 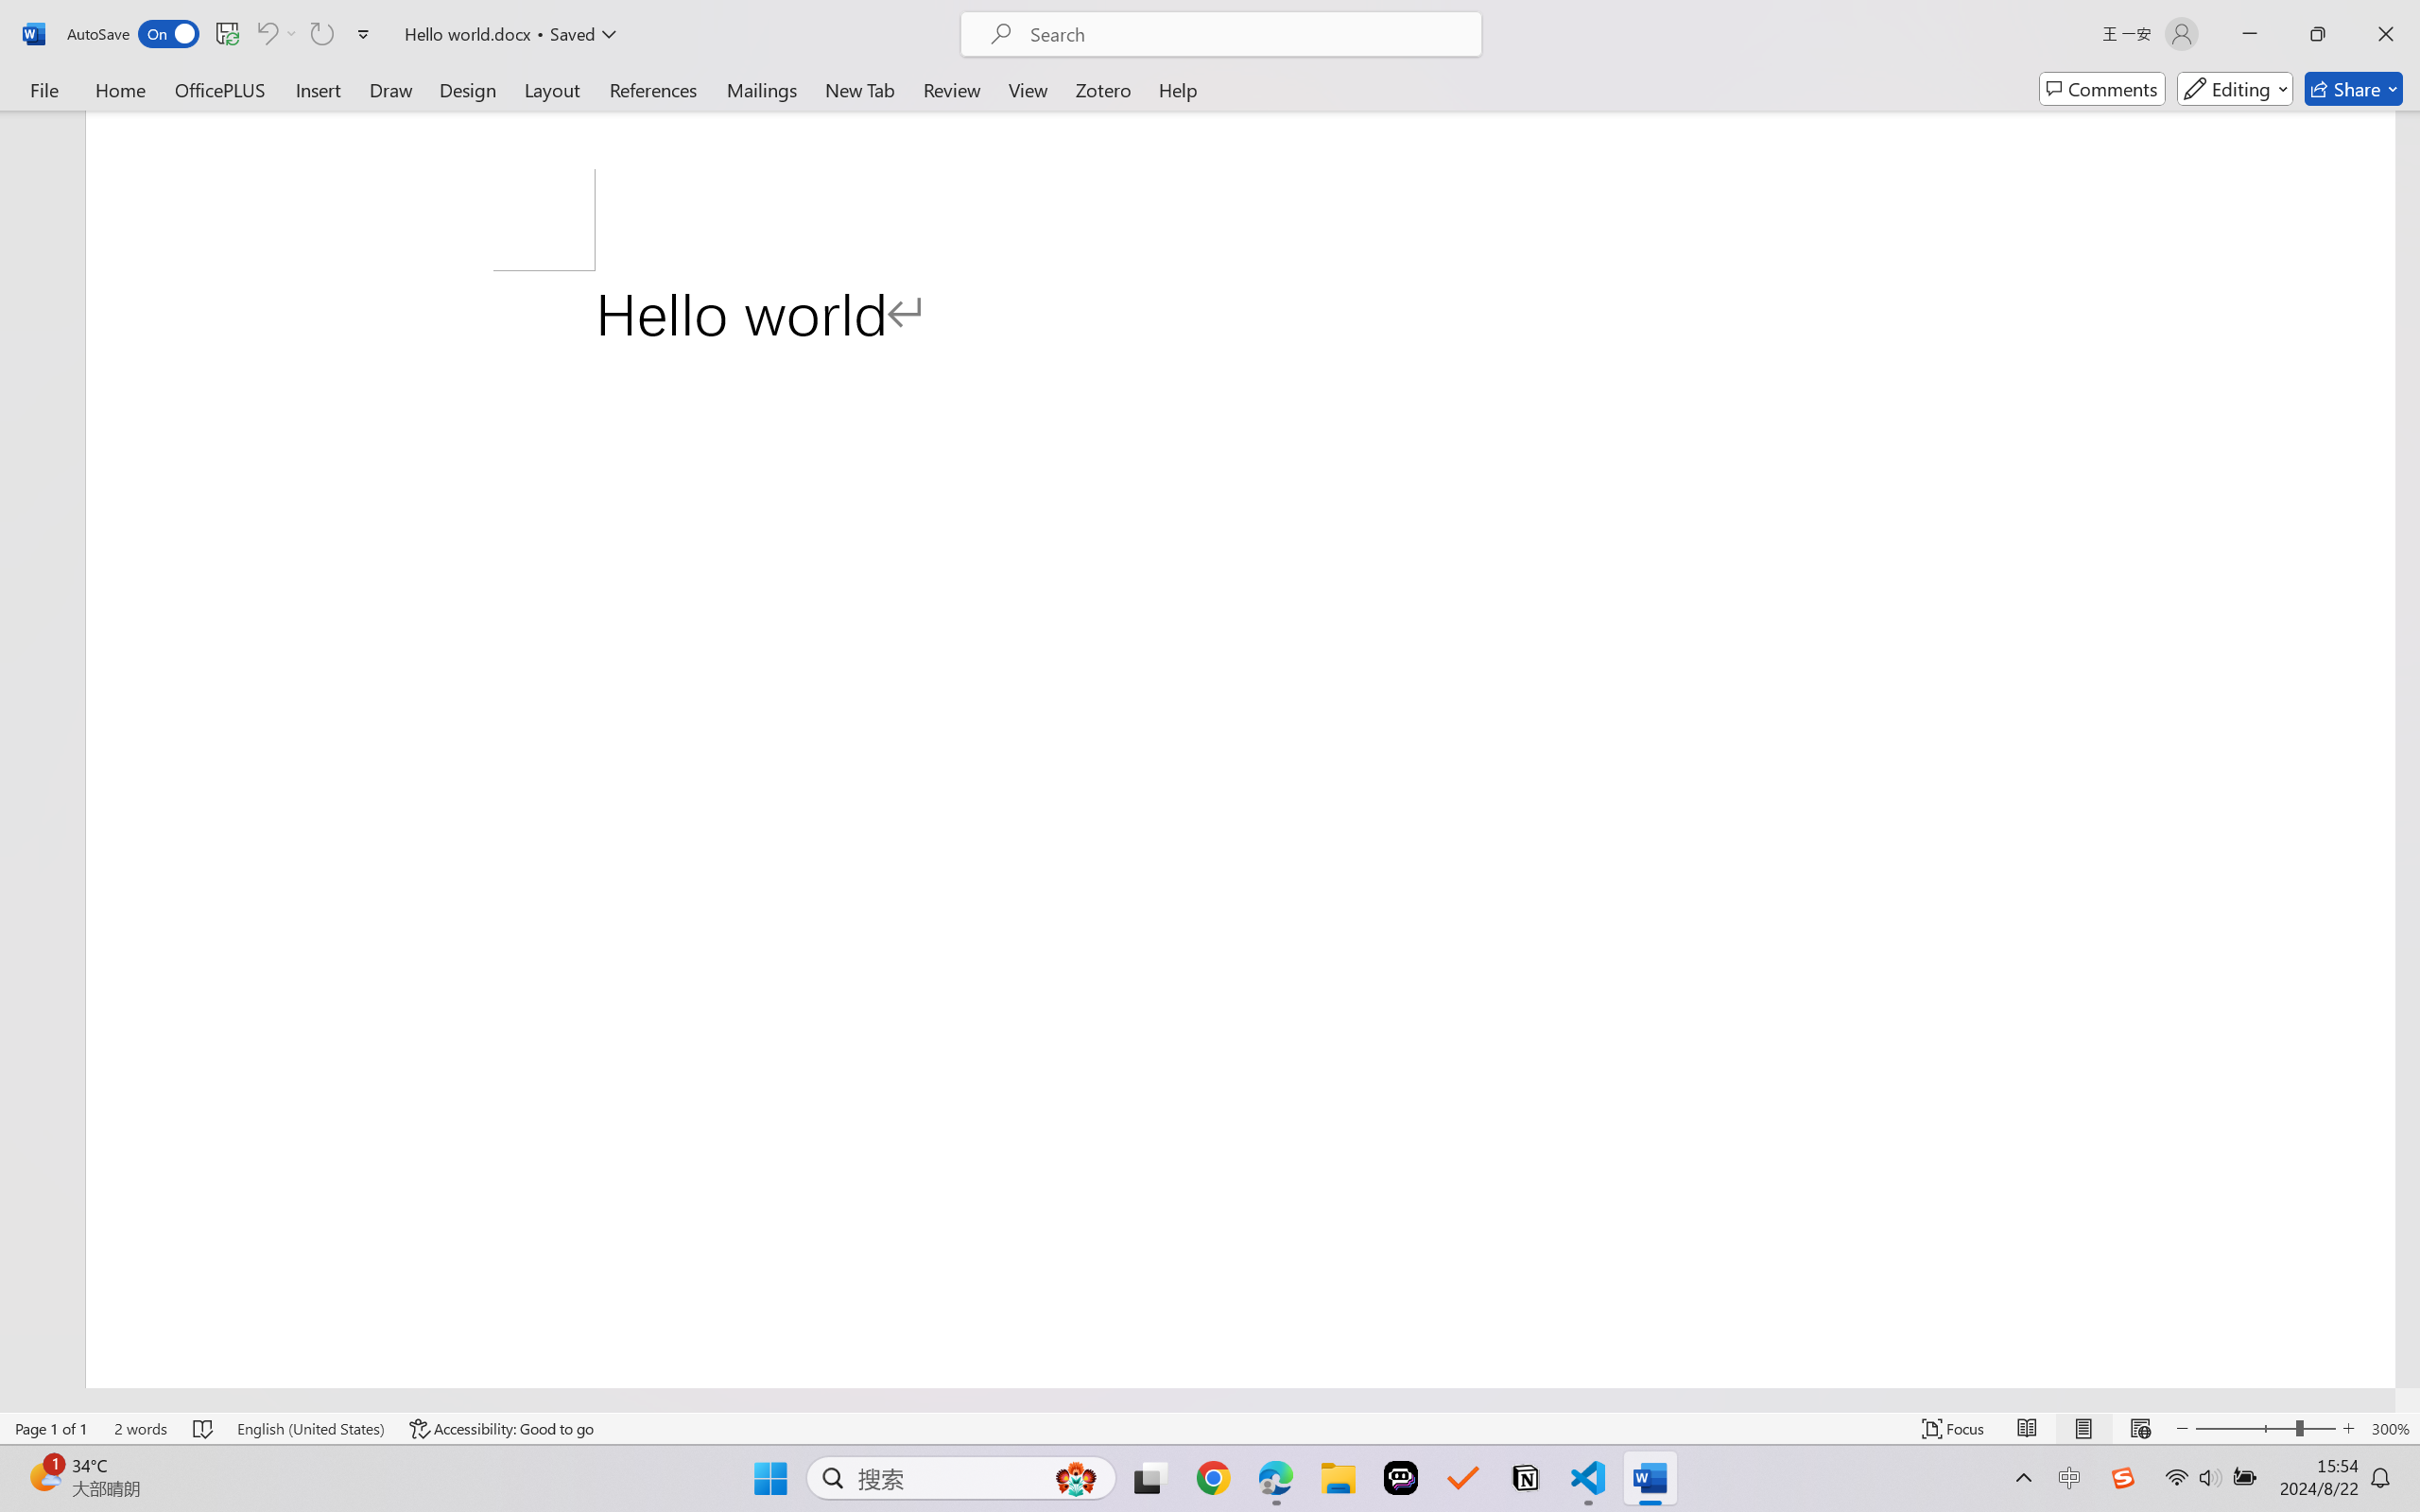 I want to click on 'Comments', so click(x=2102, y=88).